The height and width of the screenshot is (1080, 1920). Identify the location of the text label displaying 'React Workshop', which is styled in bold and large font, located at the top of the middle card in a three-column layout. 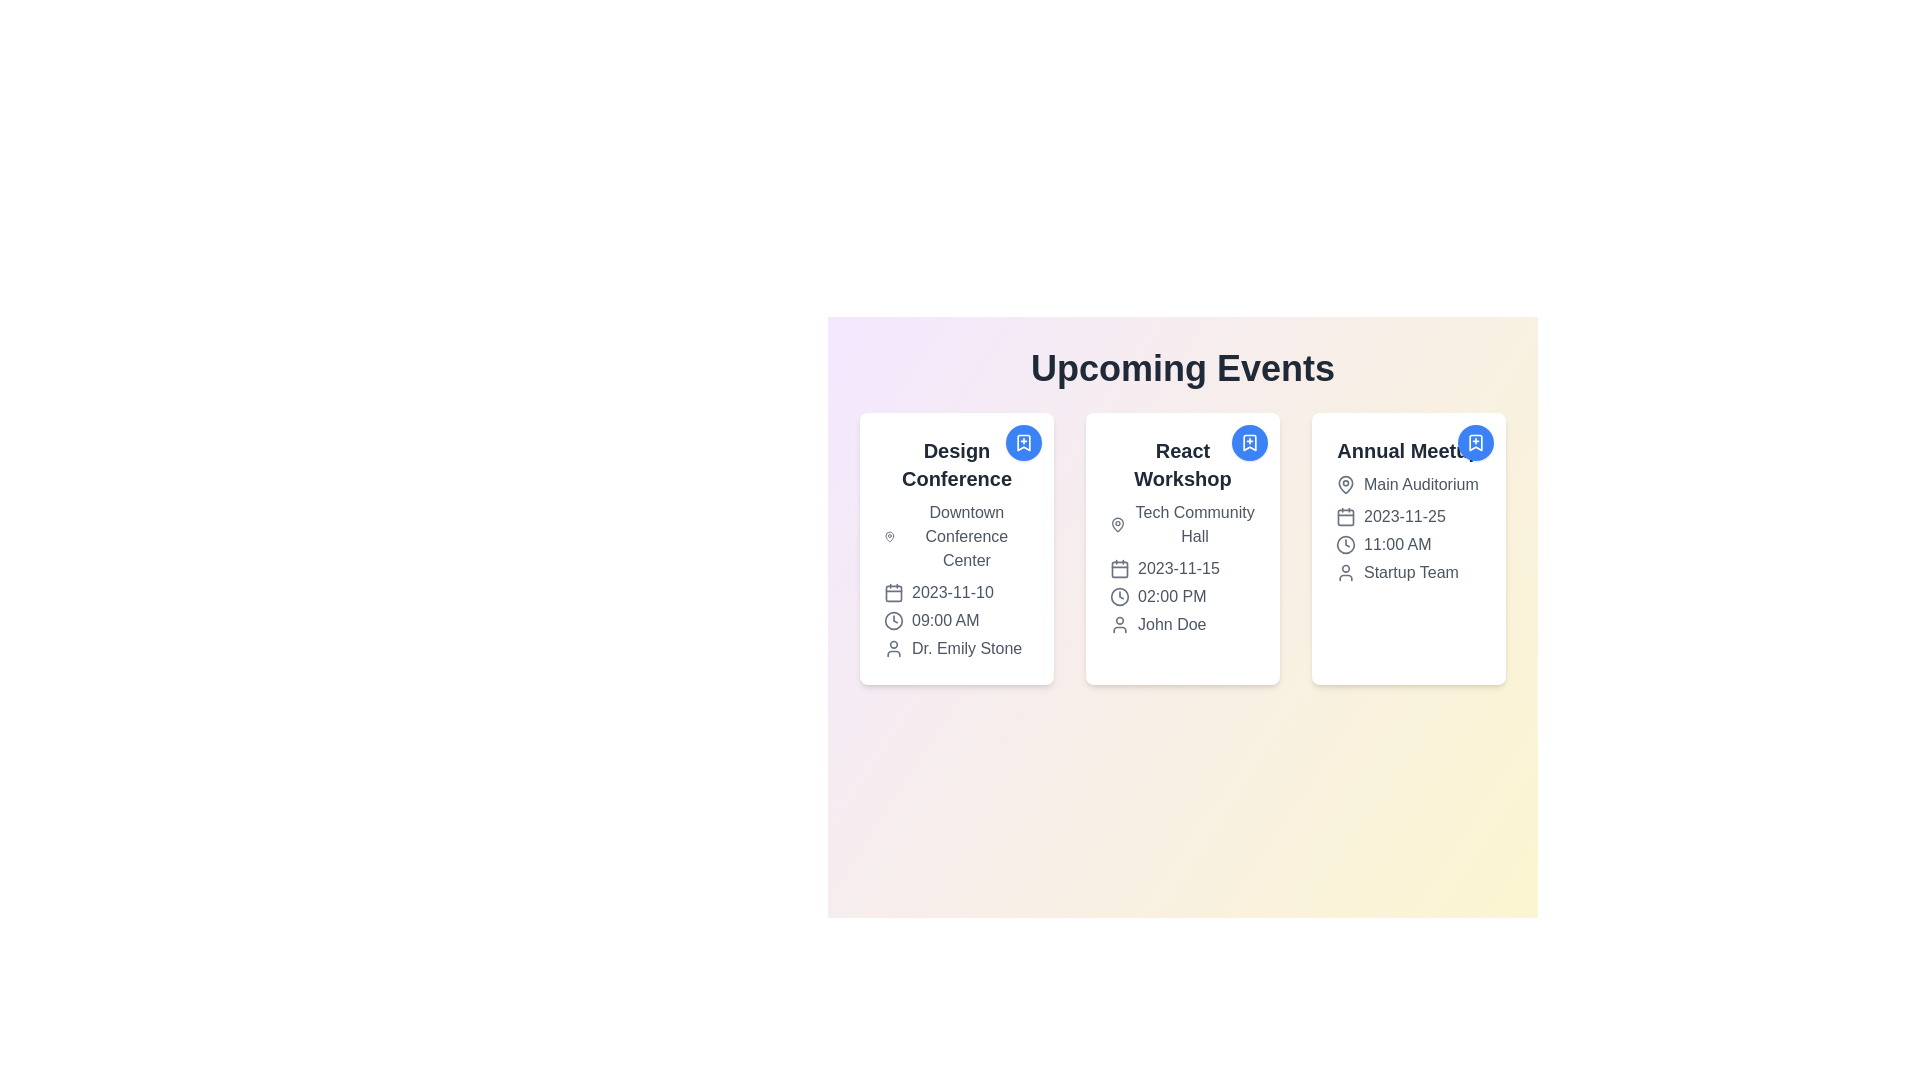
(1182, 465).